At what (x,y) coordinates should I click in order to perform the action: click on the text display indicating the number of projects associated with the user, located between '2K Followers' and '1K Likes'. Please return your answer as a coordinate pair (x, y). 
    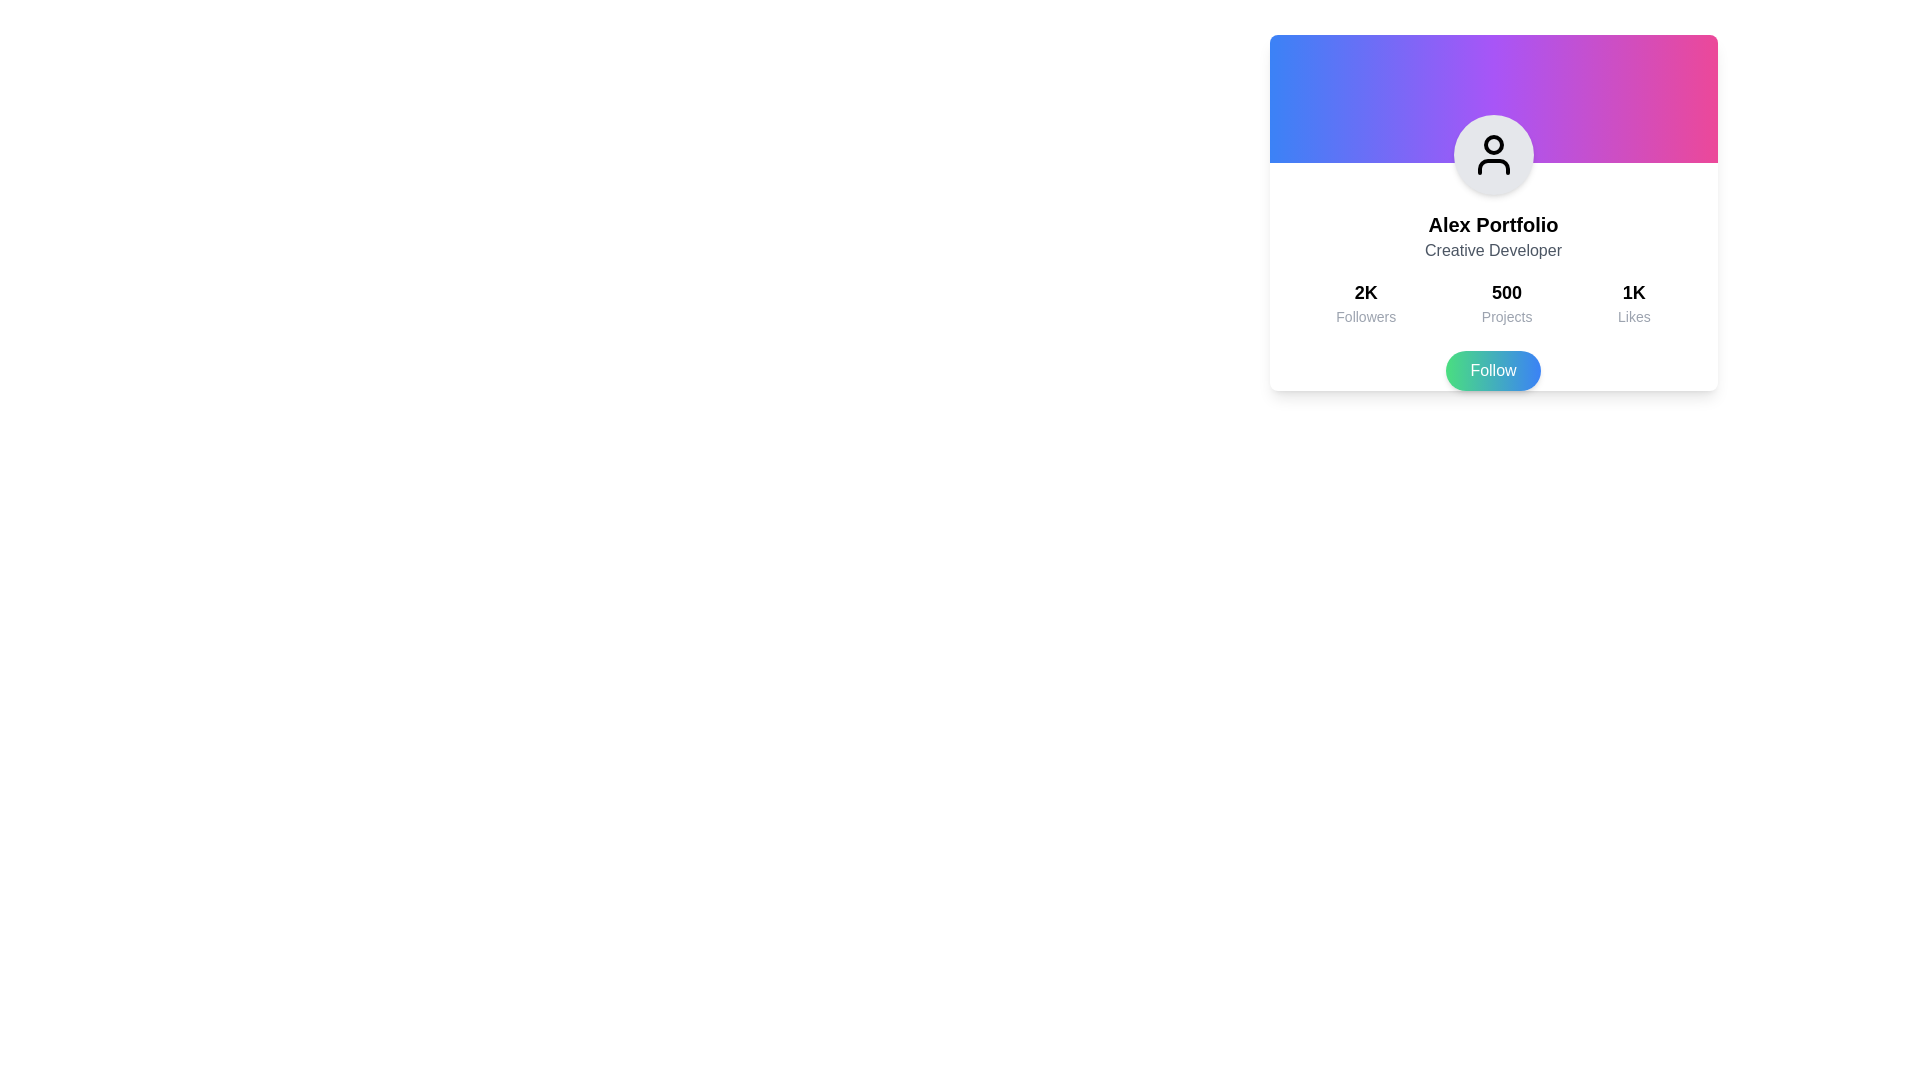
    Looking at the image, I should click on (1507, 303).